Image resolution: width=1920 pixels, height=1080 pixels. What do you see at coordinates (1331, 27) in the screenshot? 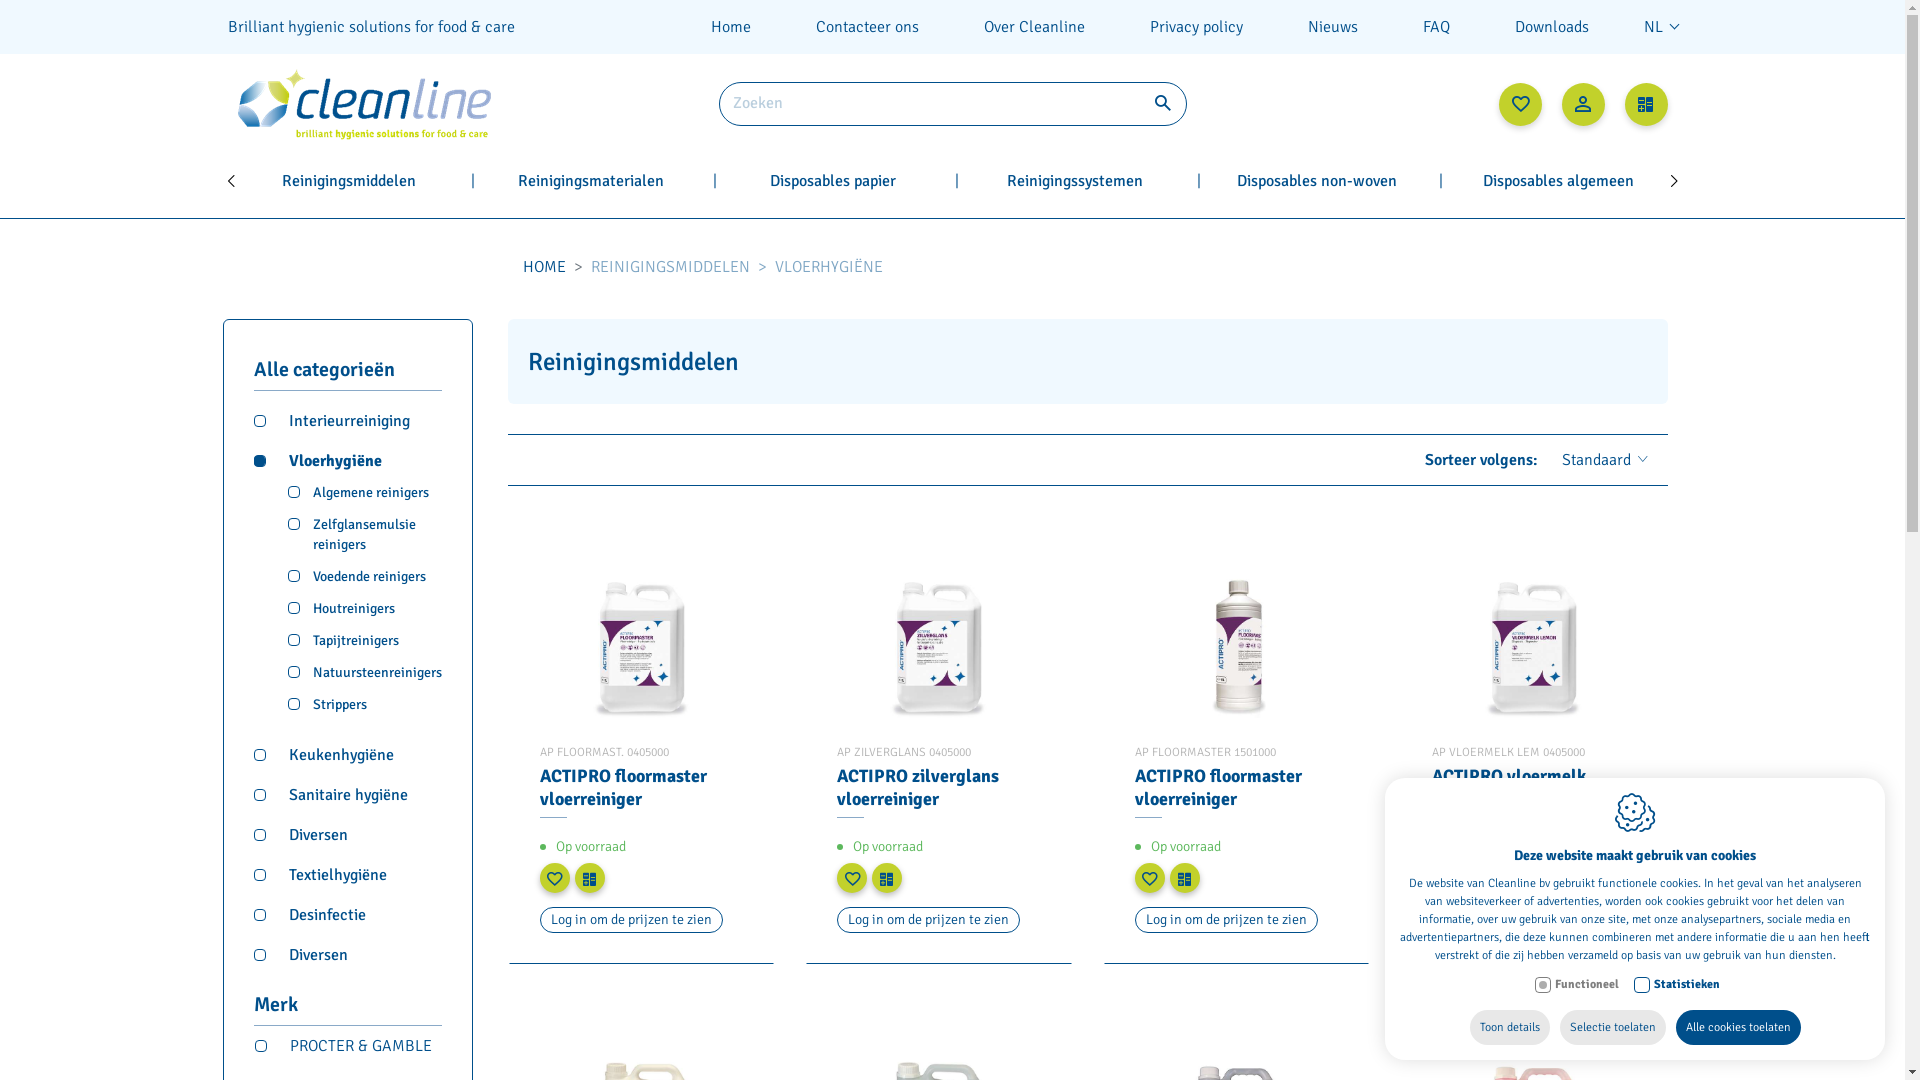
I see `'Nieuws'` at bounding box center [1331, 27].